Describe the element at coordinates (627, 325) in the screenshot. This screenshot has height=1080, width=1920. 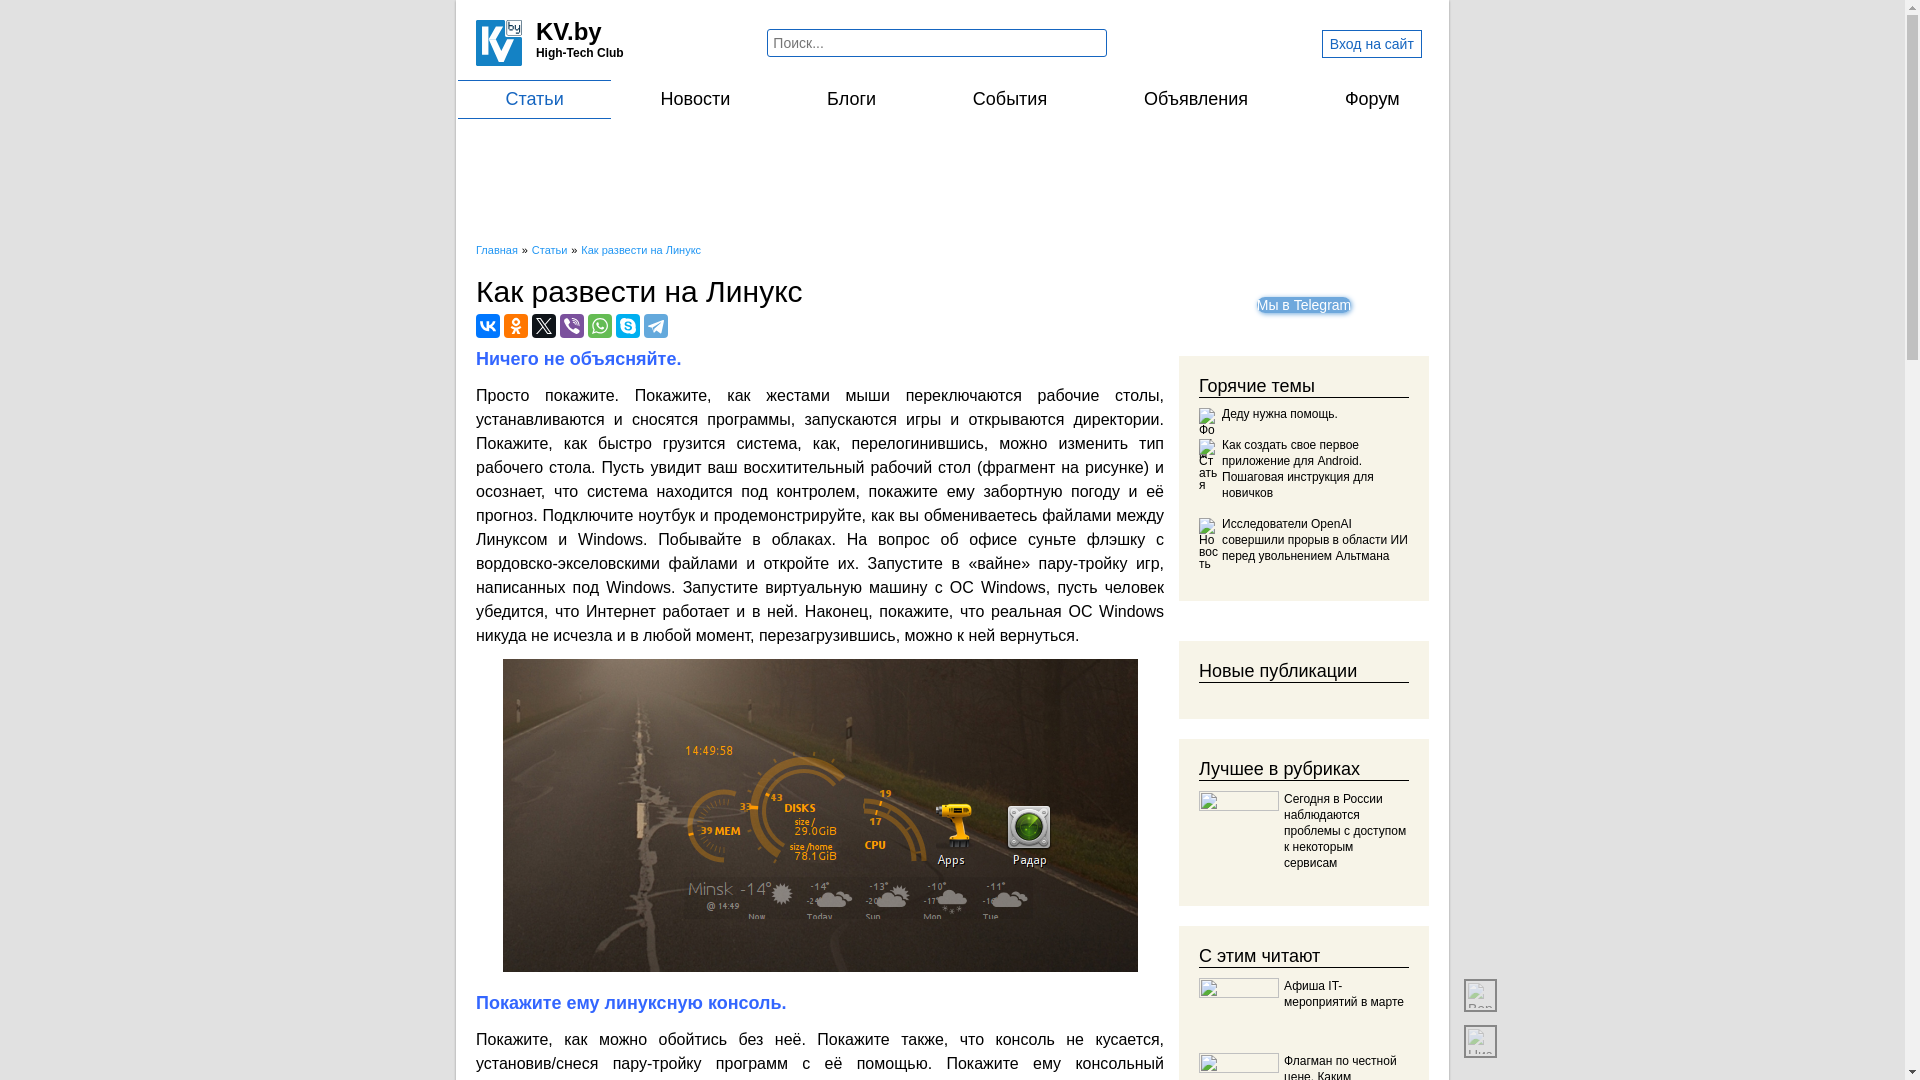
I see `'Skype'` at that location.